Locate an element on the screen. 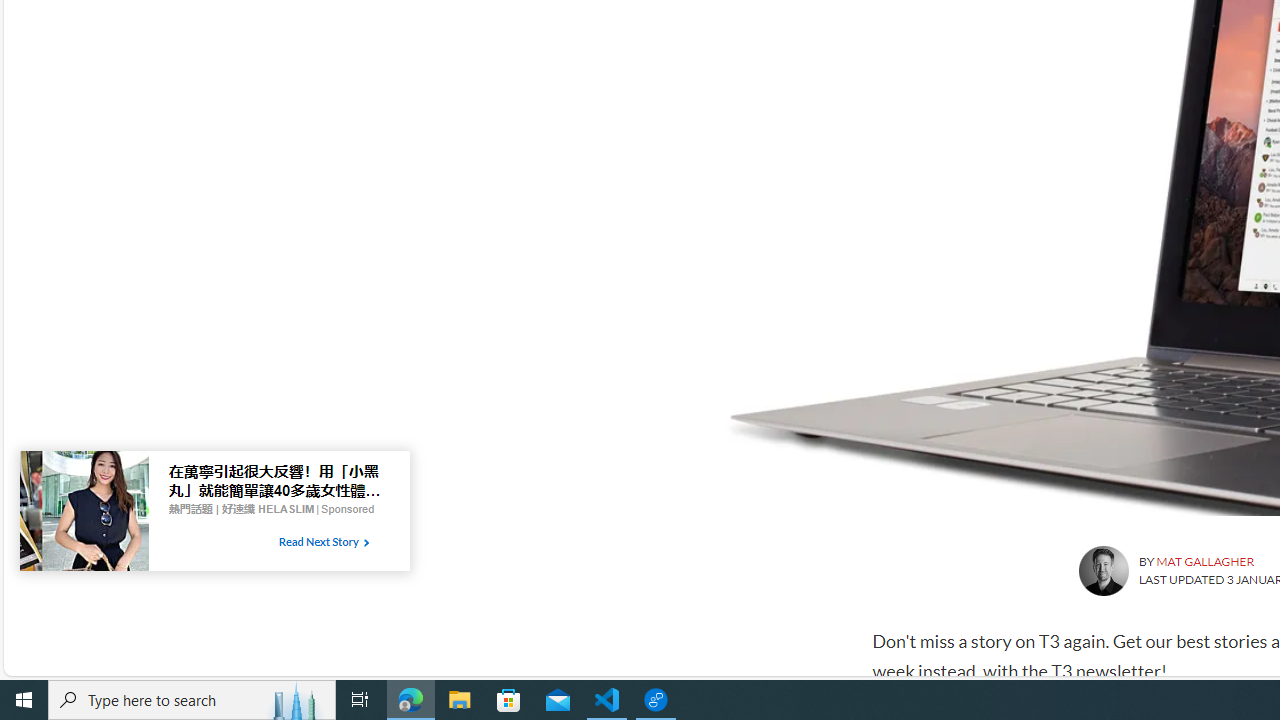 The height and width of the screenshot is (720, 1280). 'MAT GALLAGHER' is located at coordinates (1204, 561).